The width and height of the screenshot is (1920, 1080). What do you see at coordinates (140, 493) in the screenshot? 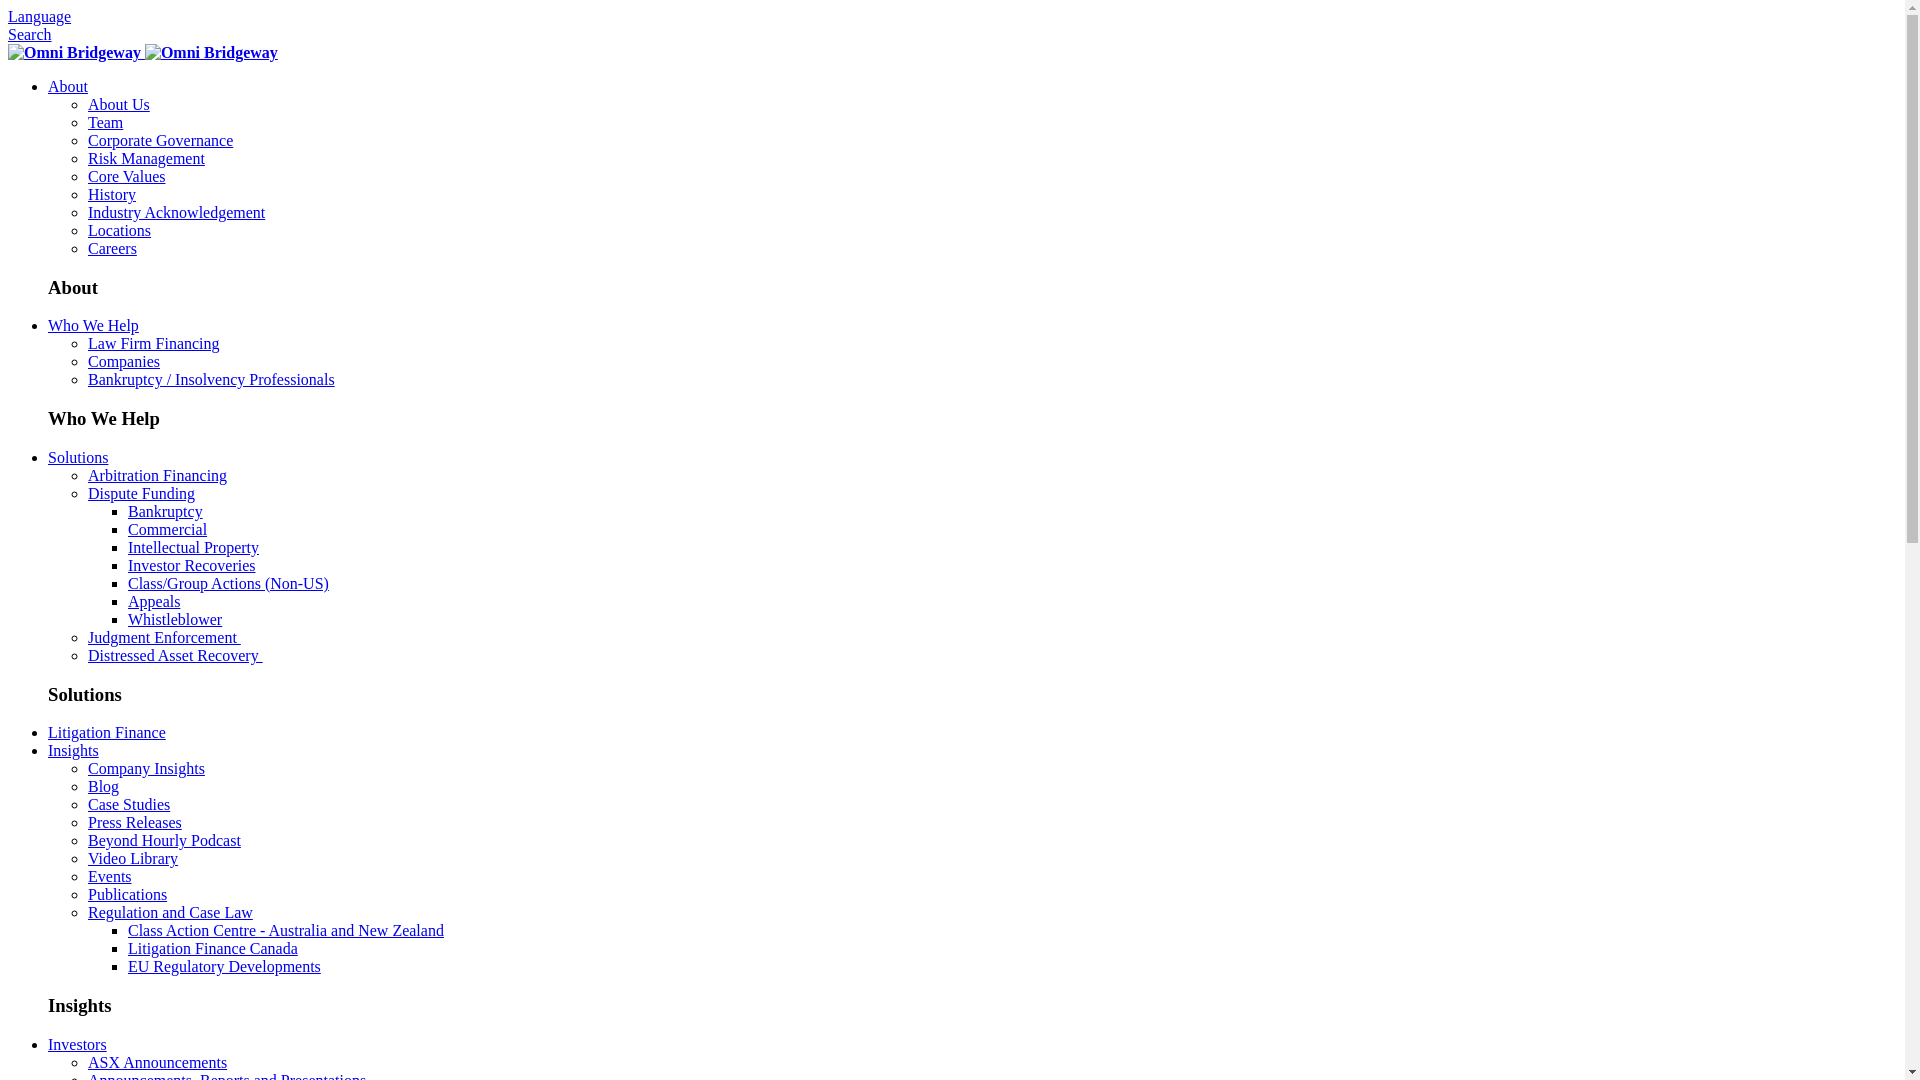
I see `'Dispute Funding'` at bounding box center [140, 493].